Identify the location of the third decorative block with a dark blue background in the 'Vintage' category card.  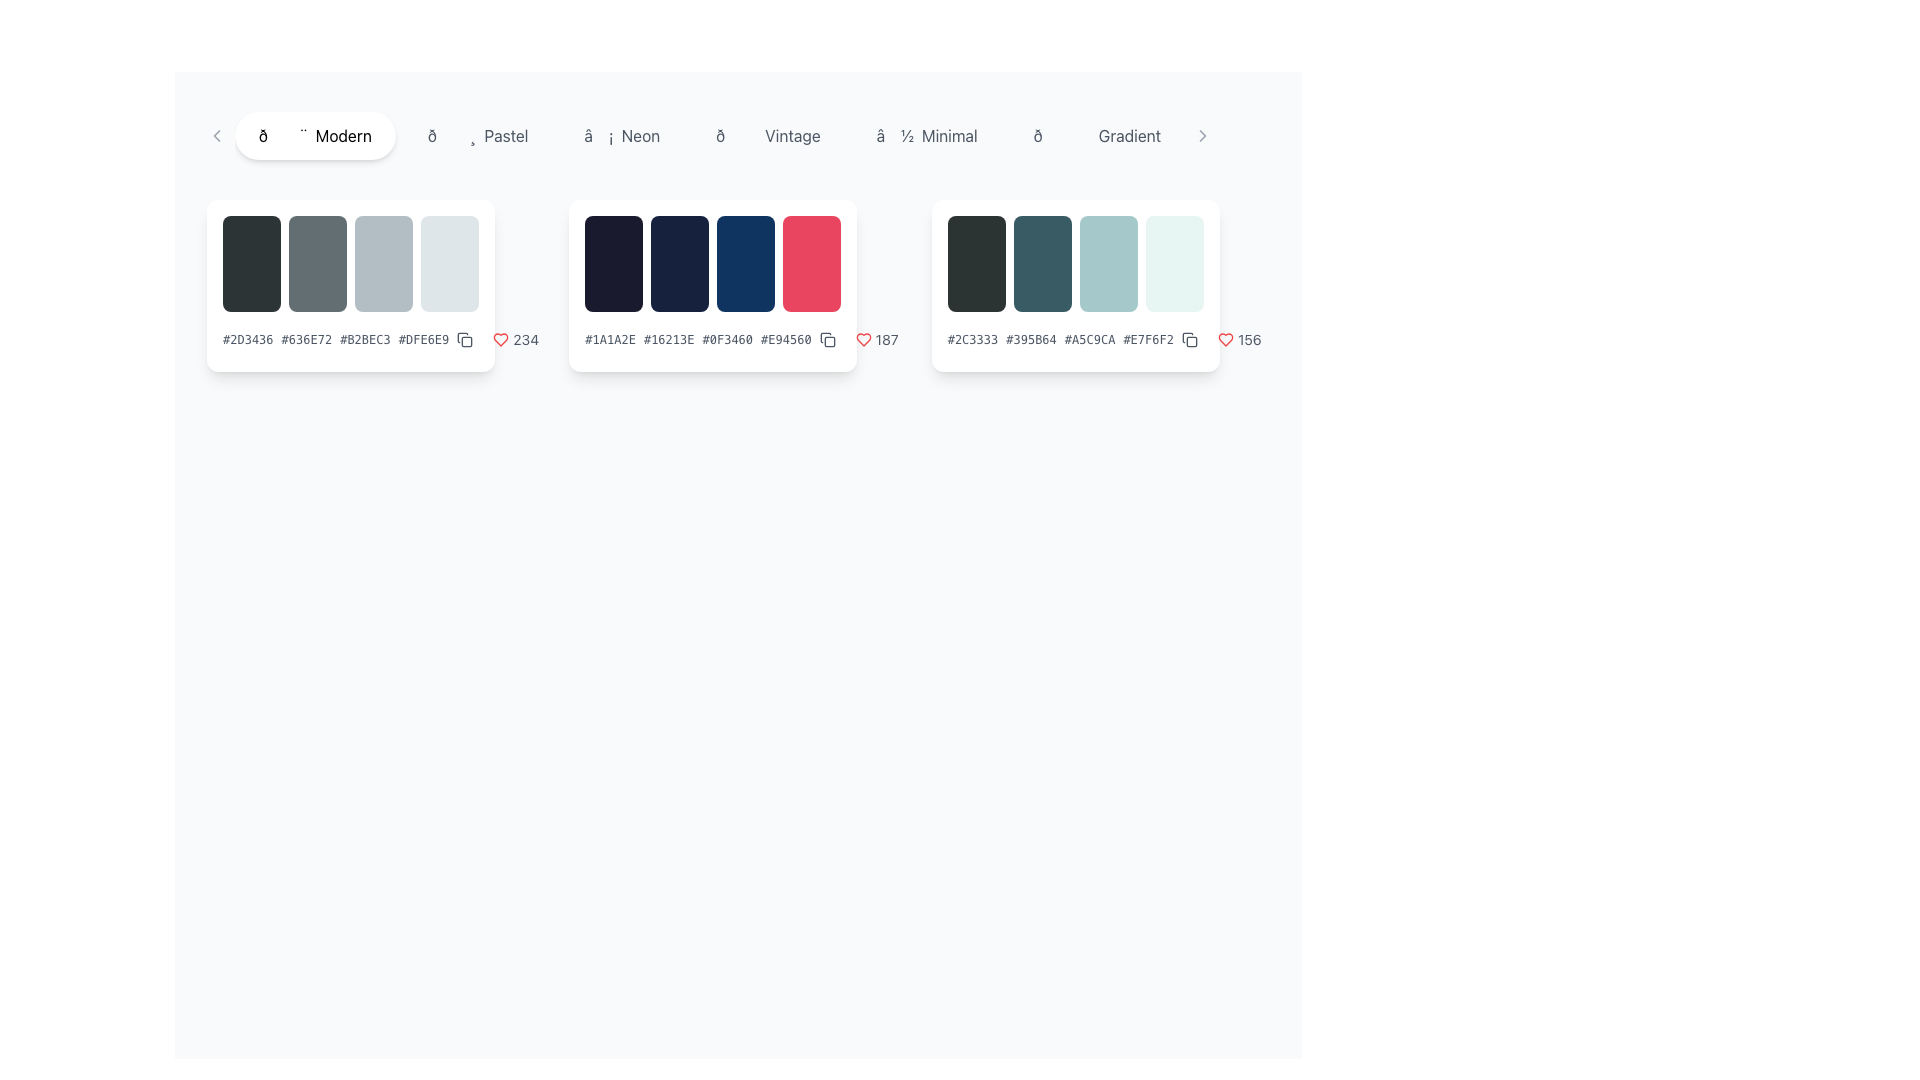
(745, 262).